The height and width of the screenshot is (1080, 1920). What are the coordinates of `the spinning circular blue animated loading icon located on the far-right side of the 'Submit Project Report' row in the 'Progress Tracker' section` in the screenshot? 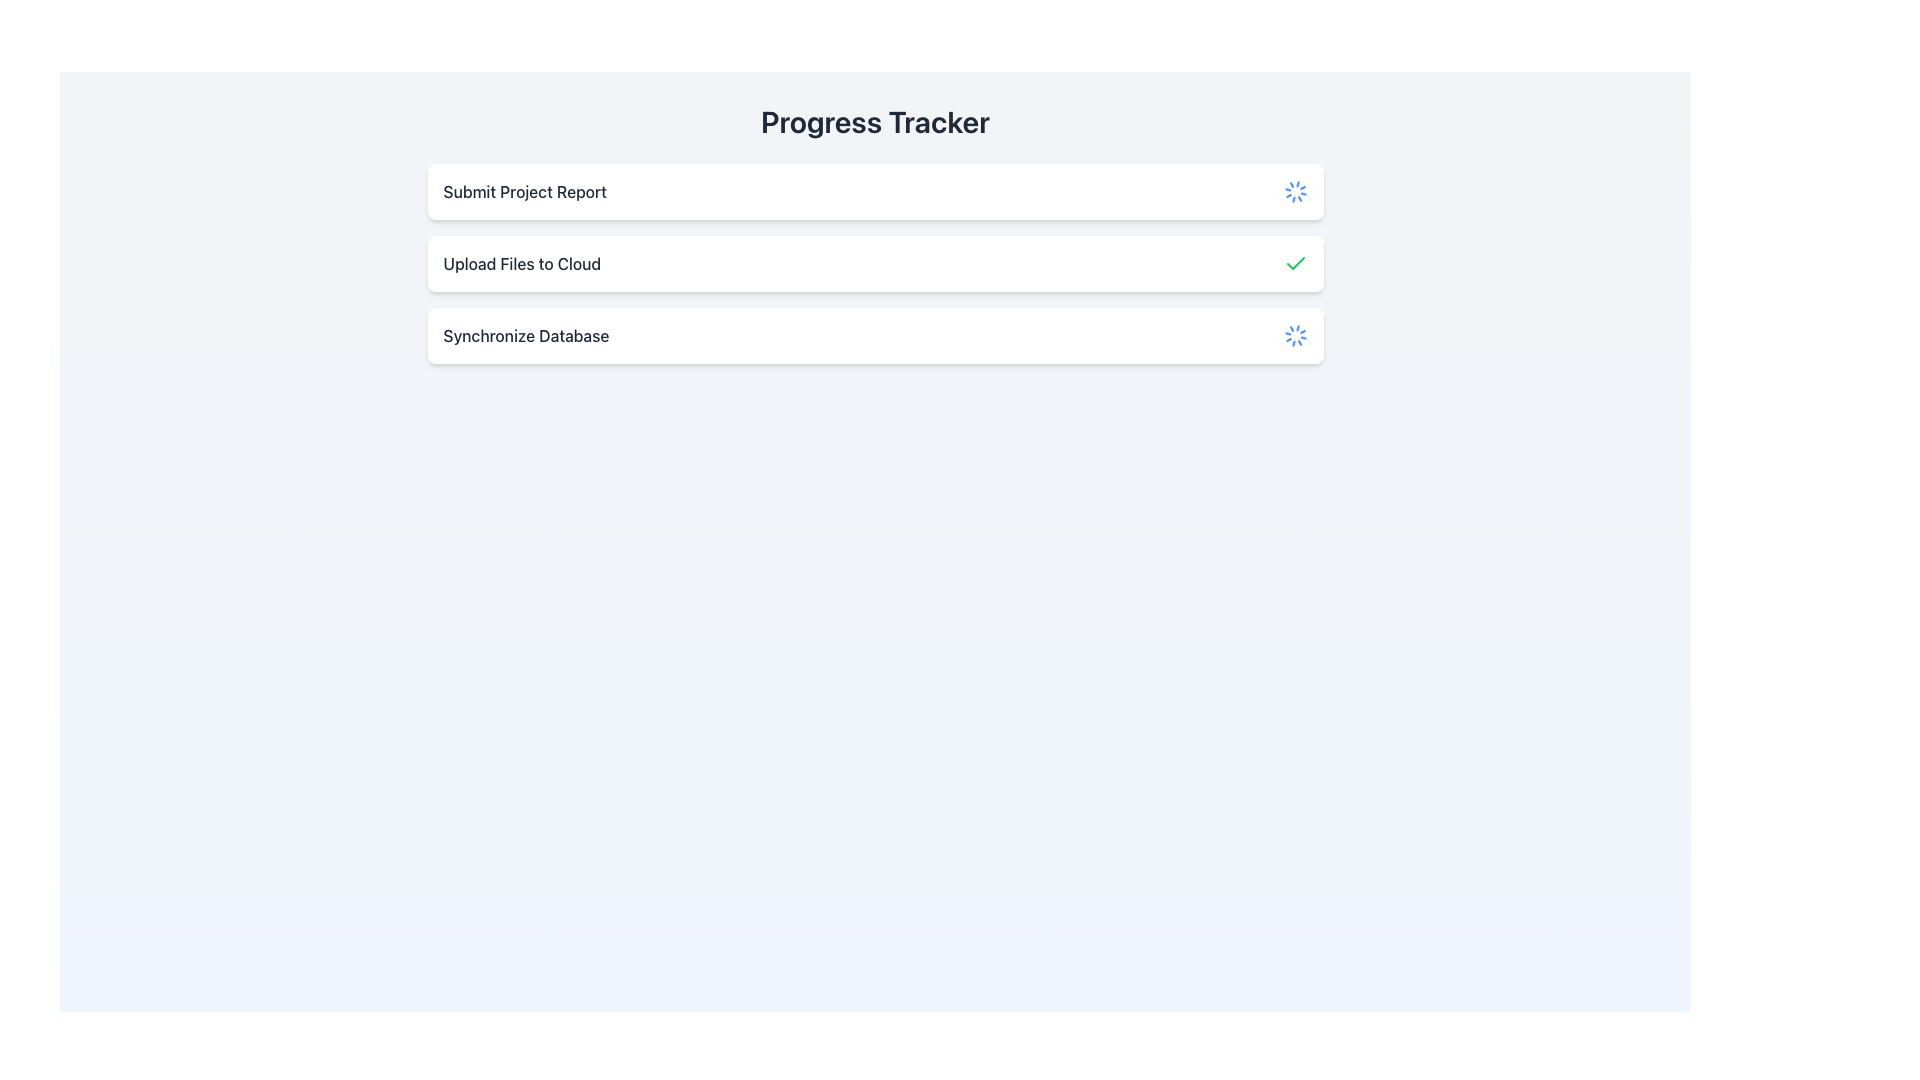 It's located at (1295, 192).